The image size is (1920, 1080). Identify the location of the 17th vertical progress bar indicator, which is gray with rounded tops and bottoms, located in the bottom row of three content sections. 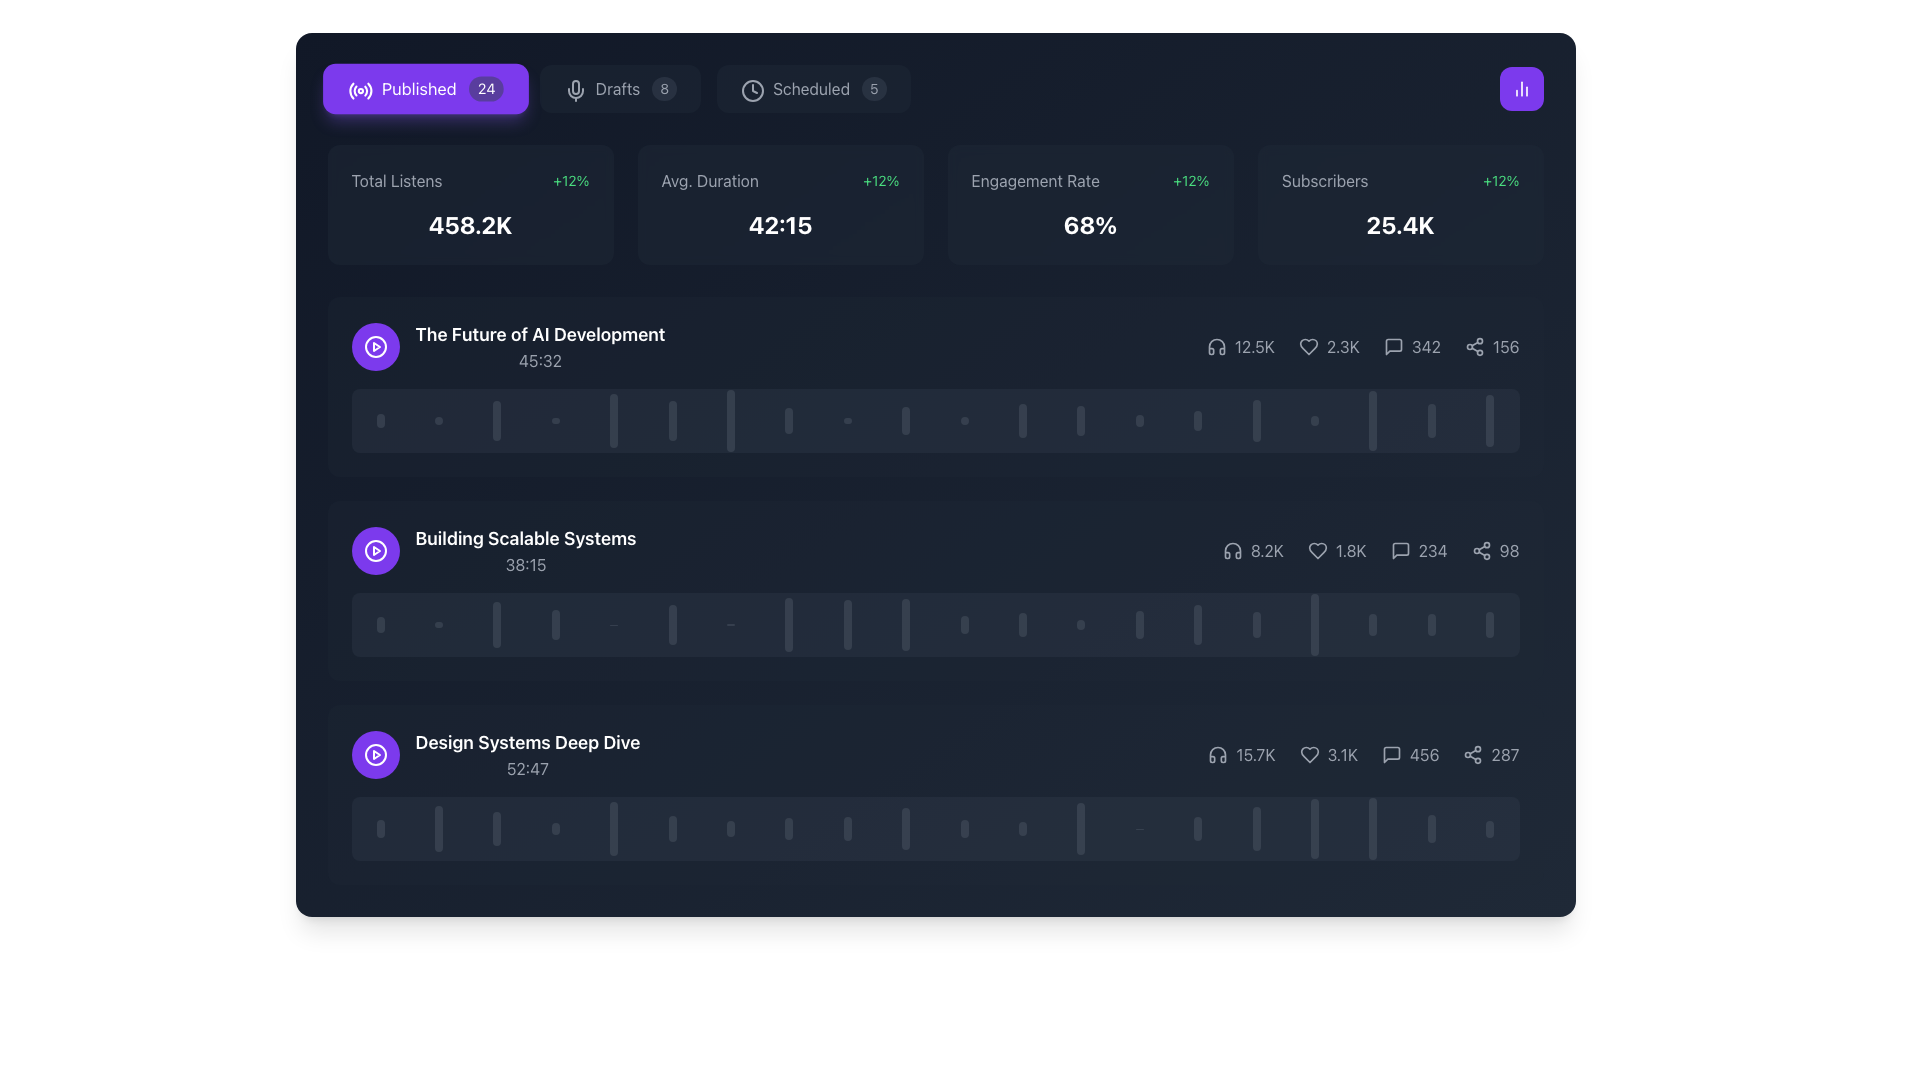
(1315, 829).